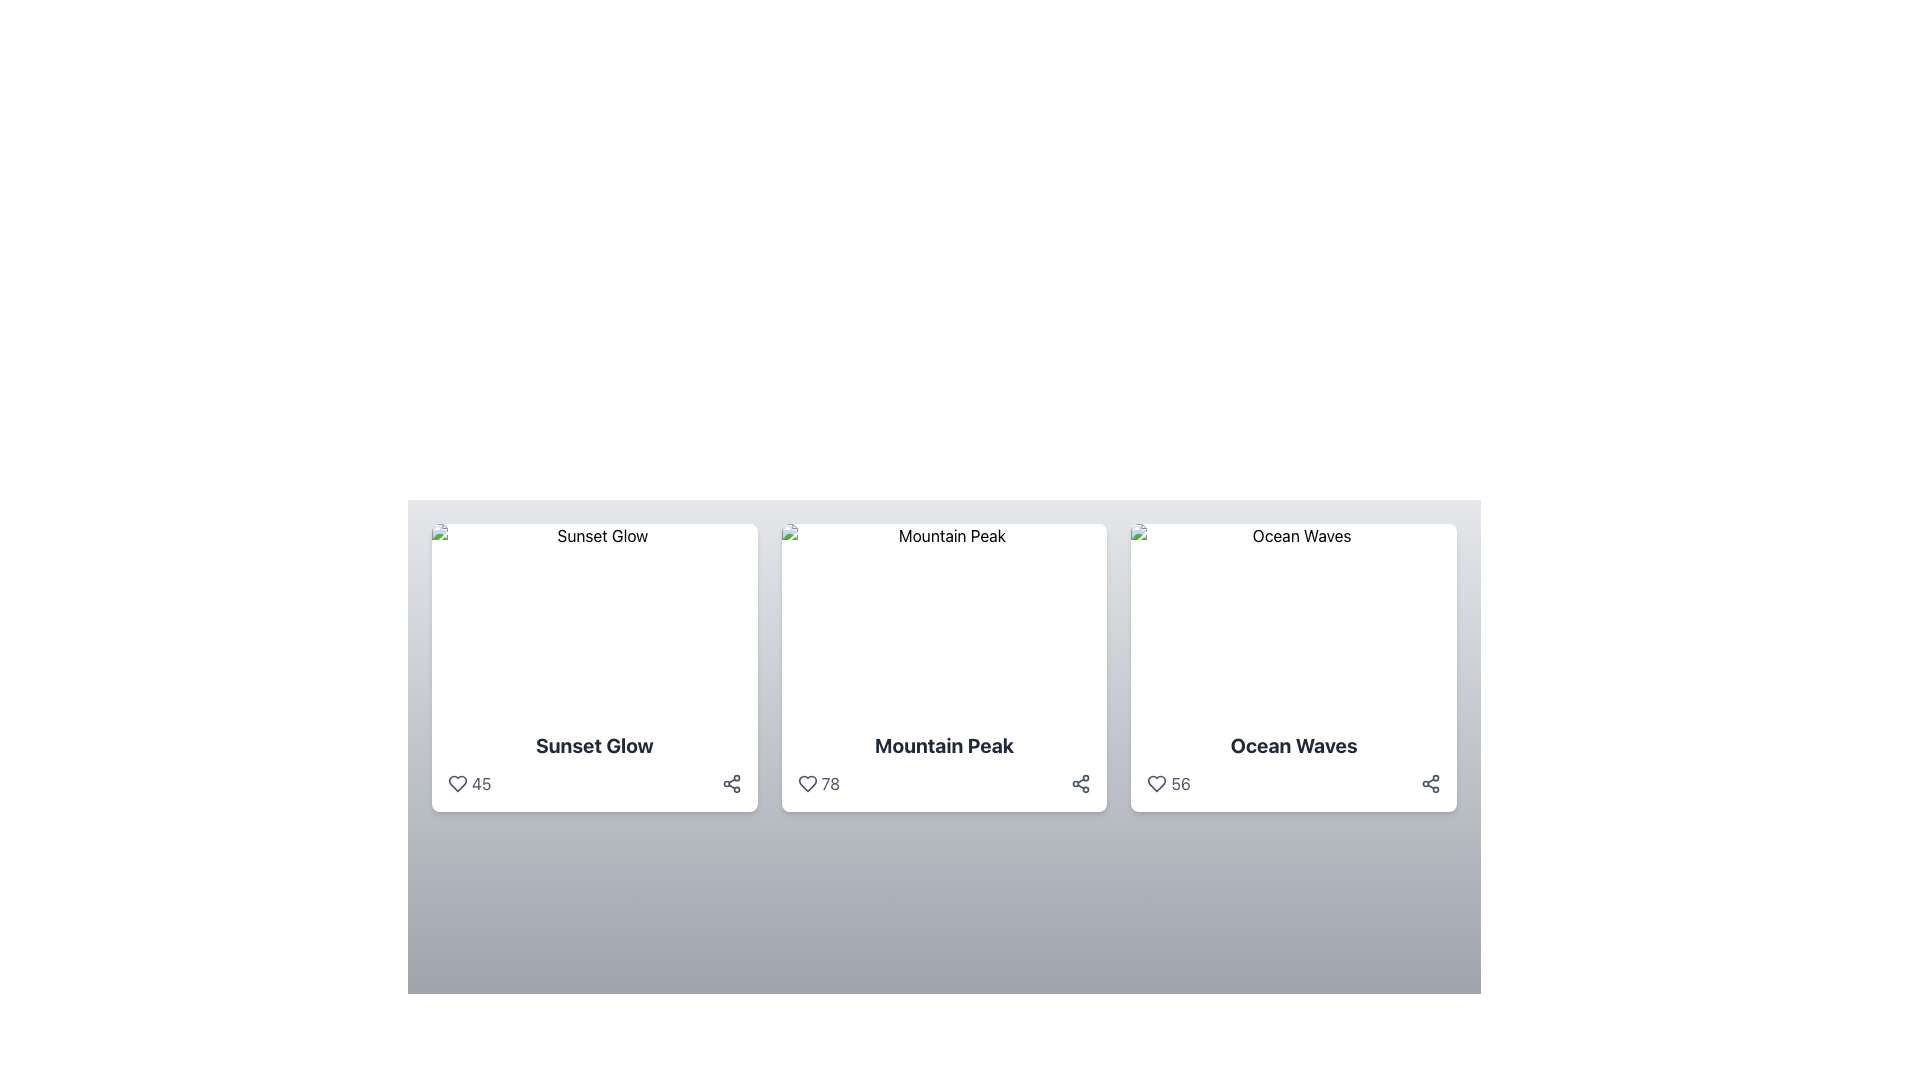 This screenshot has height=1080, width=1920. Describe the element at coordinates (807, 782) in the screenshot. I see `the heart-shaped icon, which is styled with a thin stroke and rounded corners, positioned to the left of the number '78' in the like count display` at that location.